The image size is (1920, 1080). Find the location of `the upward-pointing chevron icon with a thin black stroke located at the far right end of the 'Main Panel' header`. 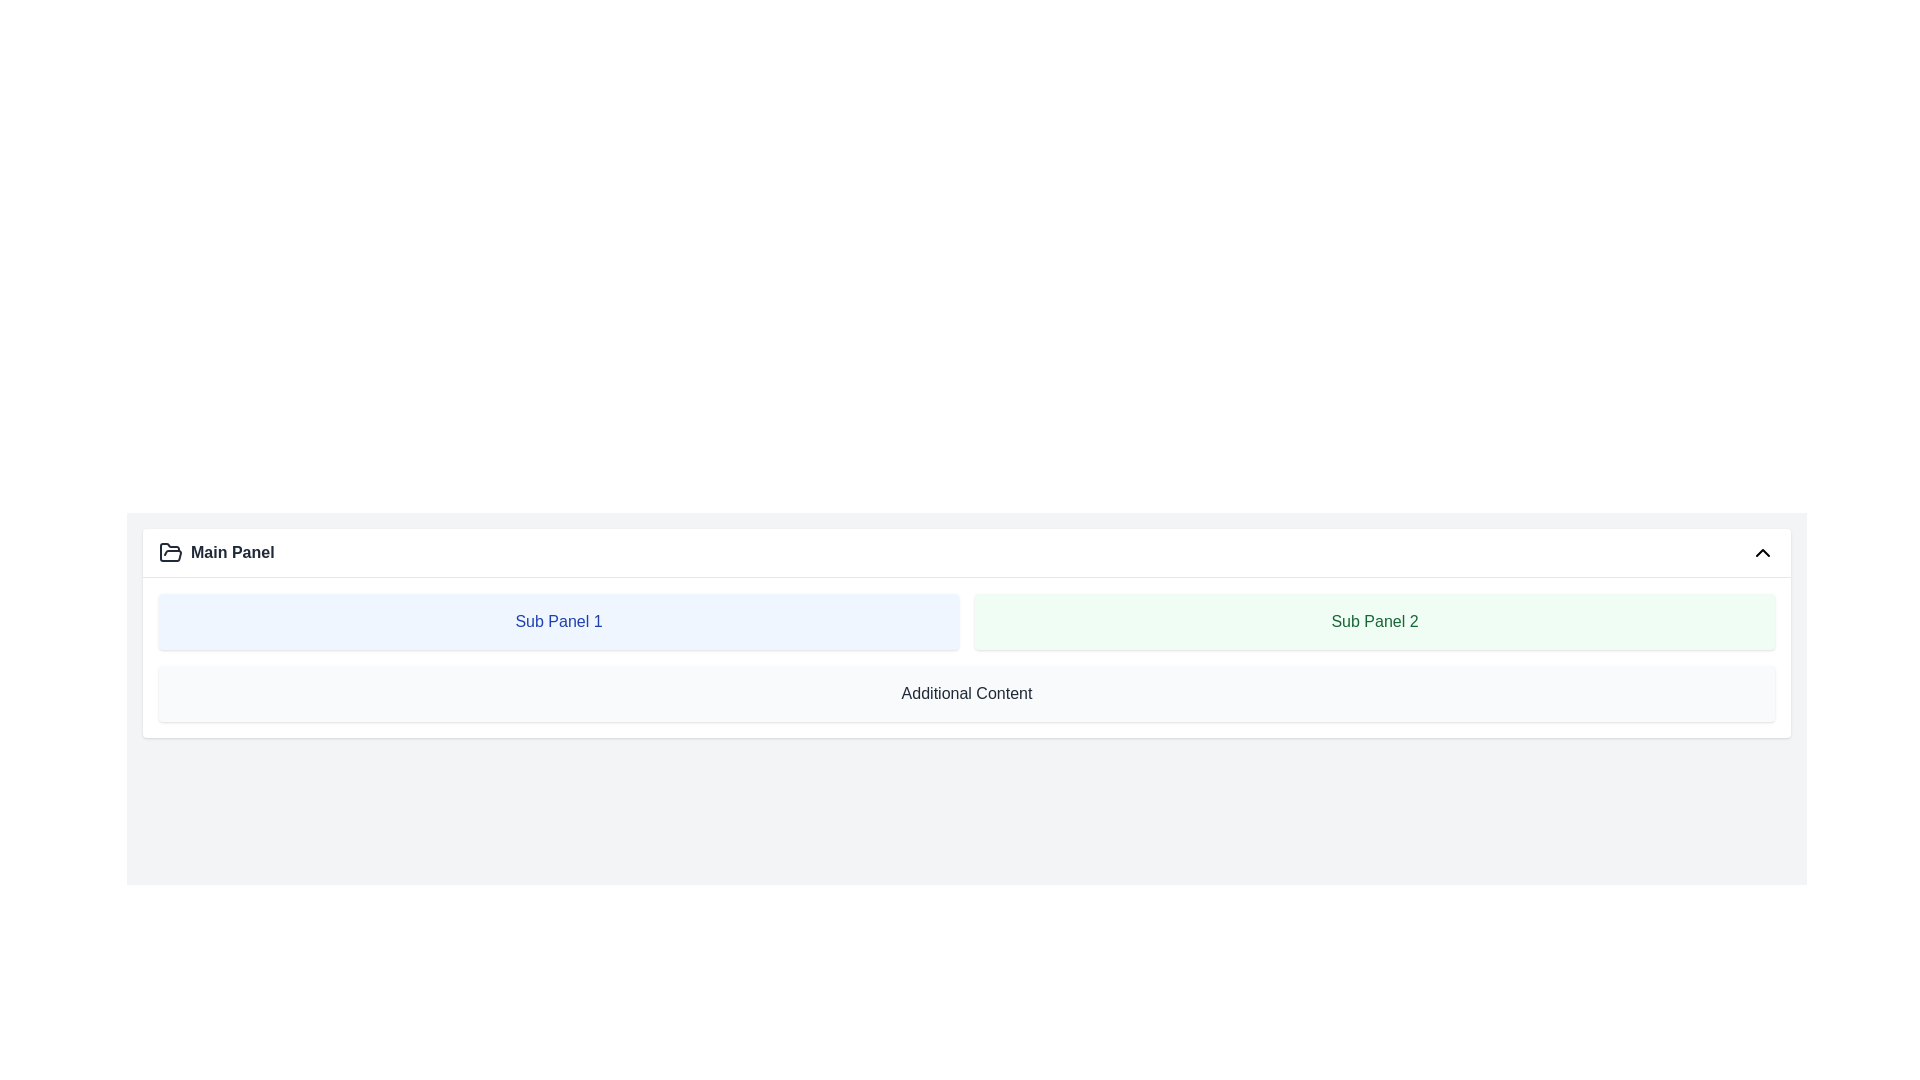

the upward-pointing chevron icon with a thin black stroke located at the far right end of the 'Main Panel' header is located at coordinates (1762, 552).